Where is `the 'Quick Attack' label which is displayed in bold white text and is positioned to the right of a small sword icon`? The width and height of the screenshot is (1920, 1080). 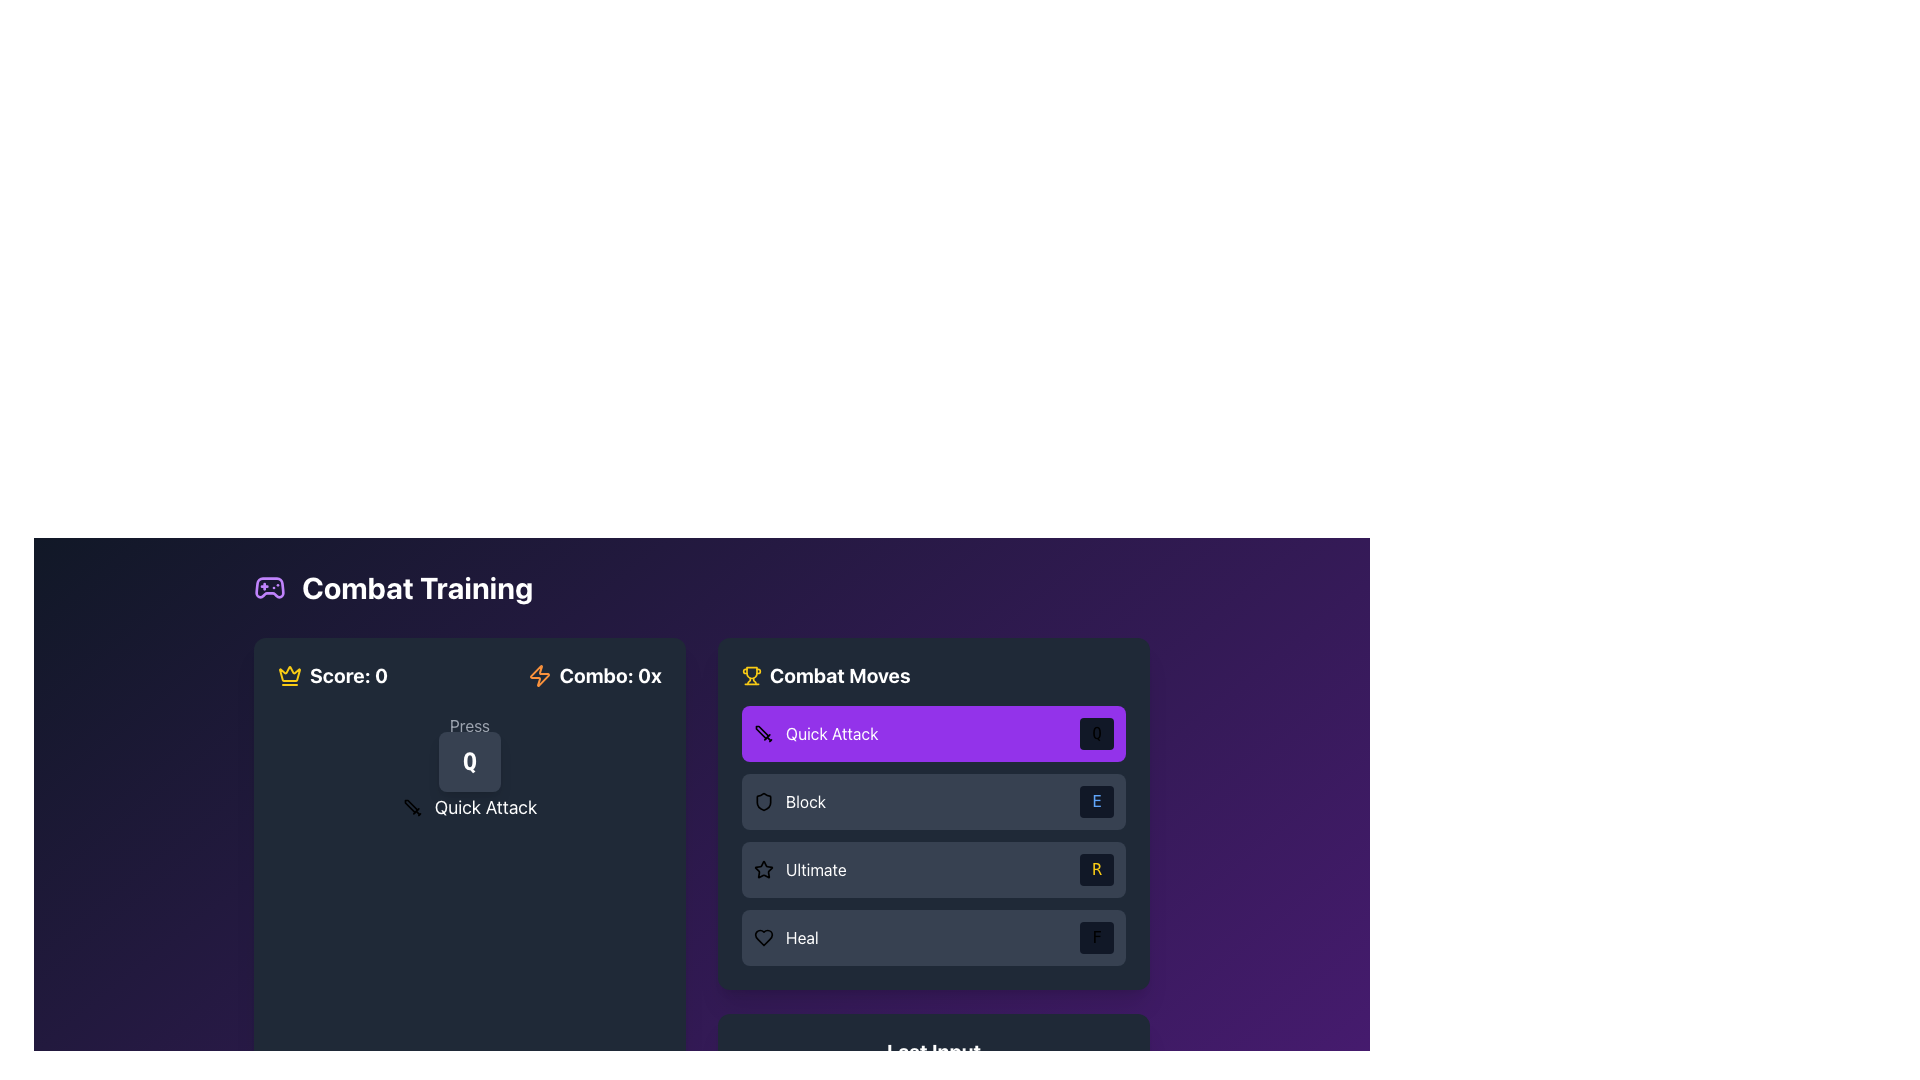
the 'Quick Attack' label which is displayed in bold white text and is positioned to the right of a small sword icon is located at coordinates (485, 806).